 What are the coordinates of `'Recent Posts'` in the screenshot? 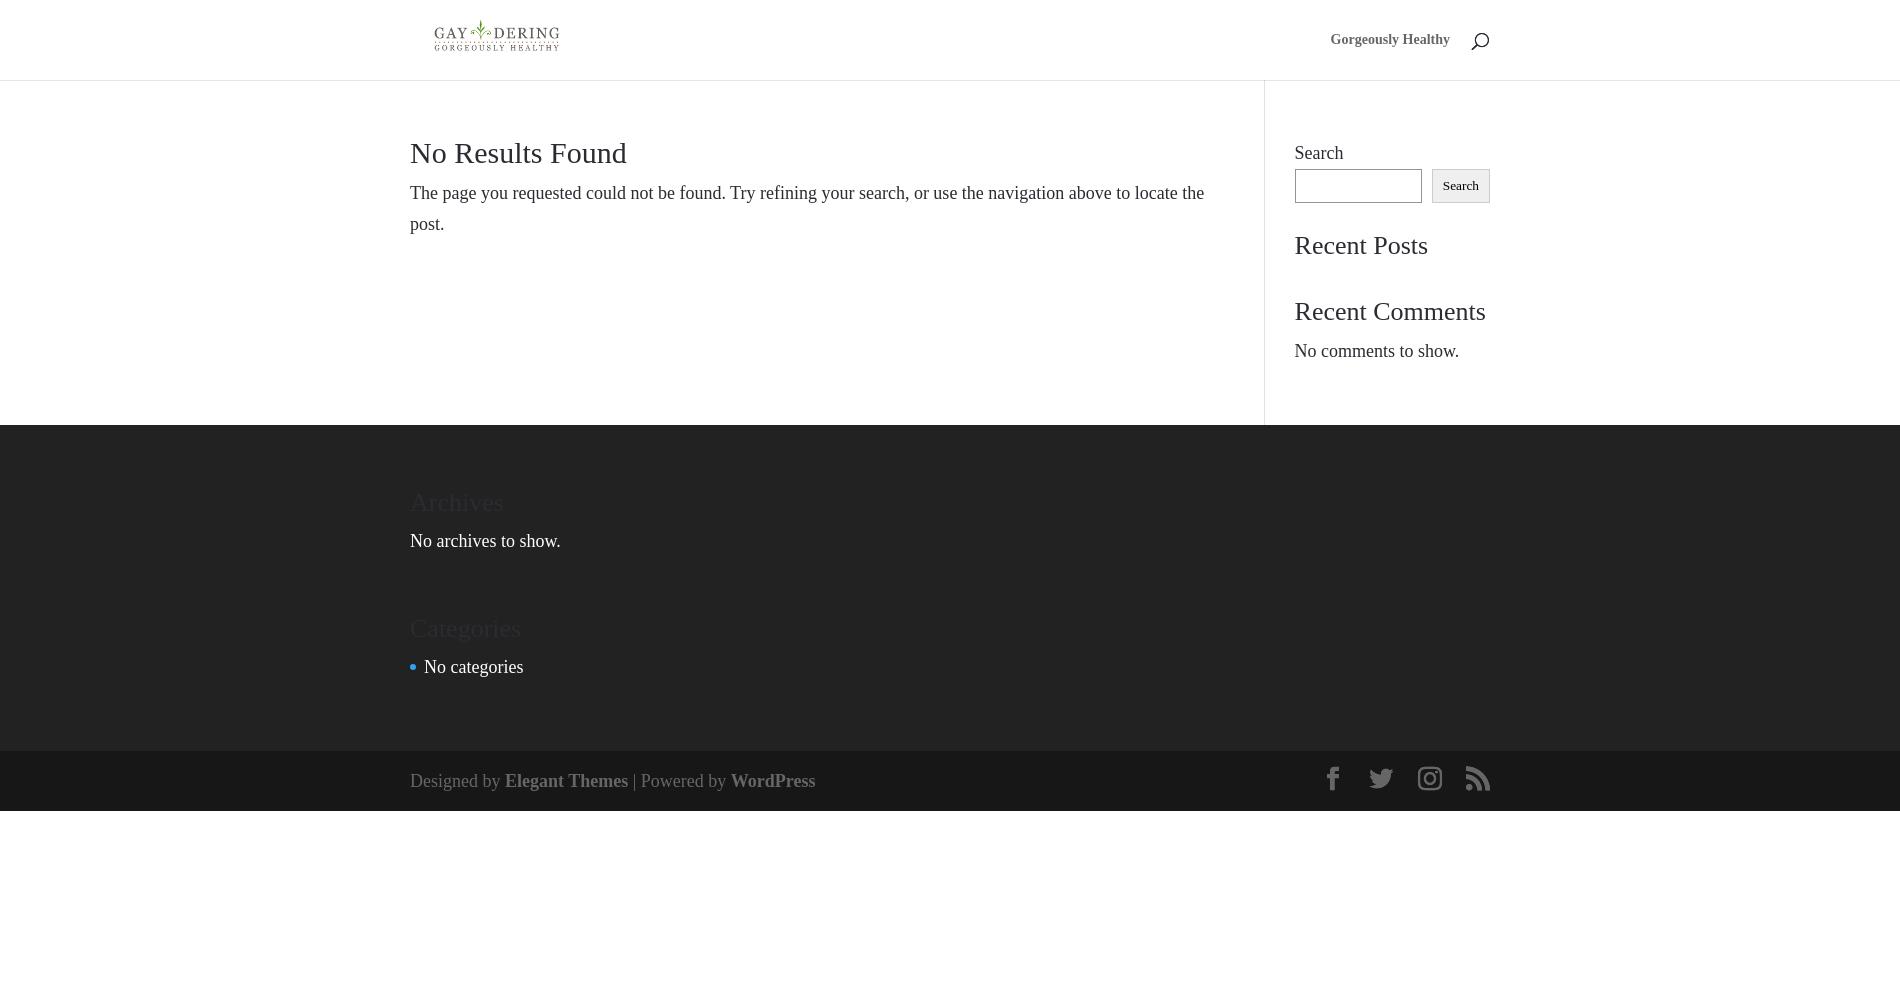 It's located at (1293, 243).